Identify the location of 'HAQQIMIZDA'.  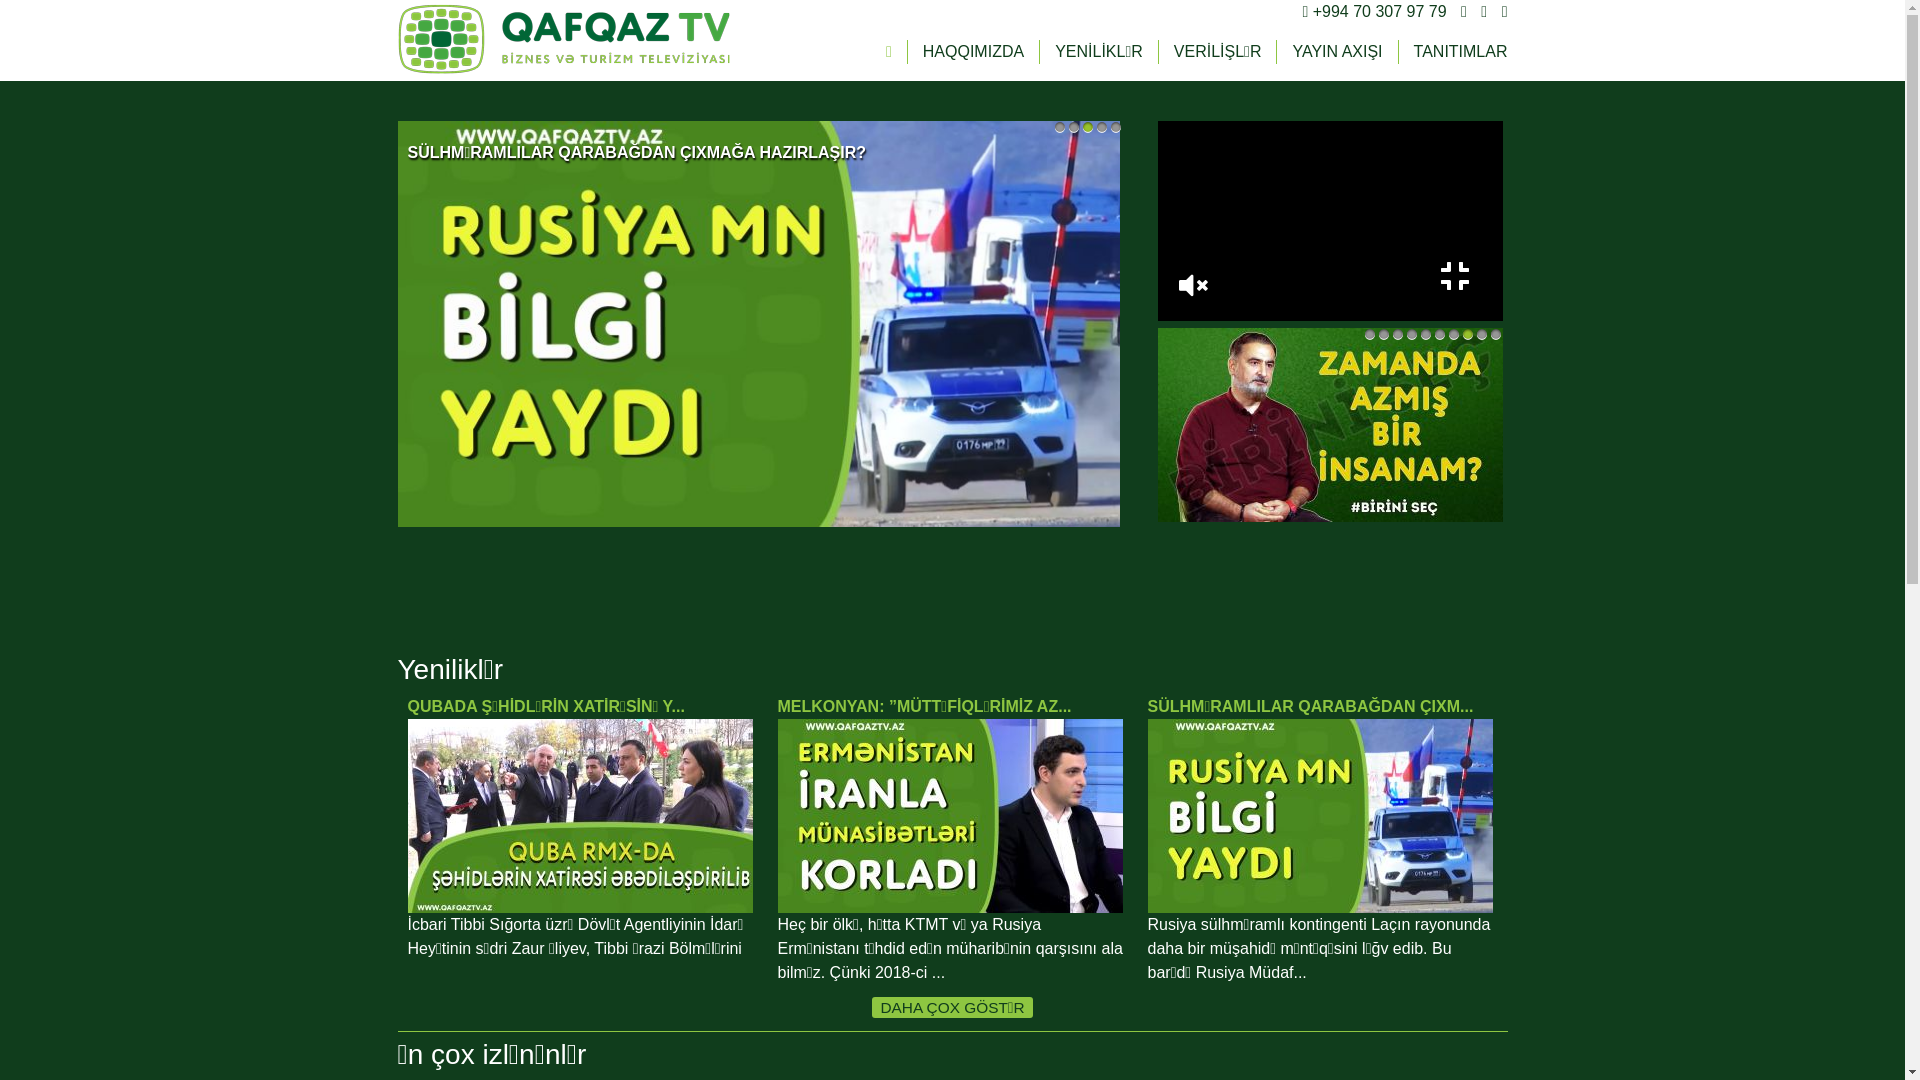
(973, 50).